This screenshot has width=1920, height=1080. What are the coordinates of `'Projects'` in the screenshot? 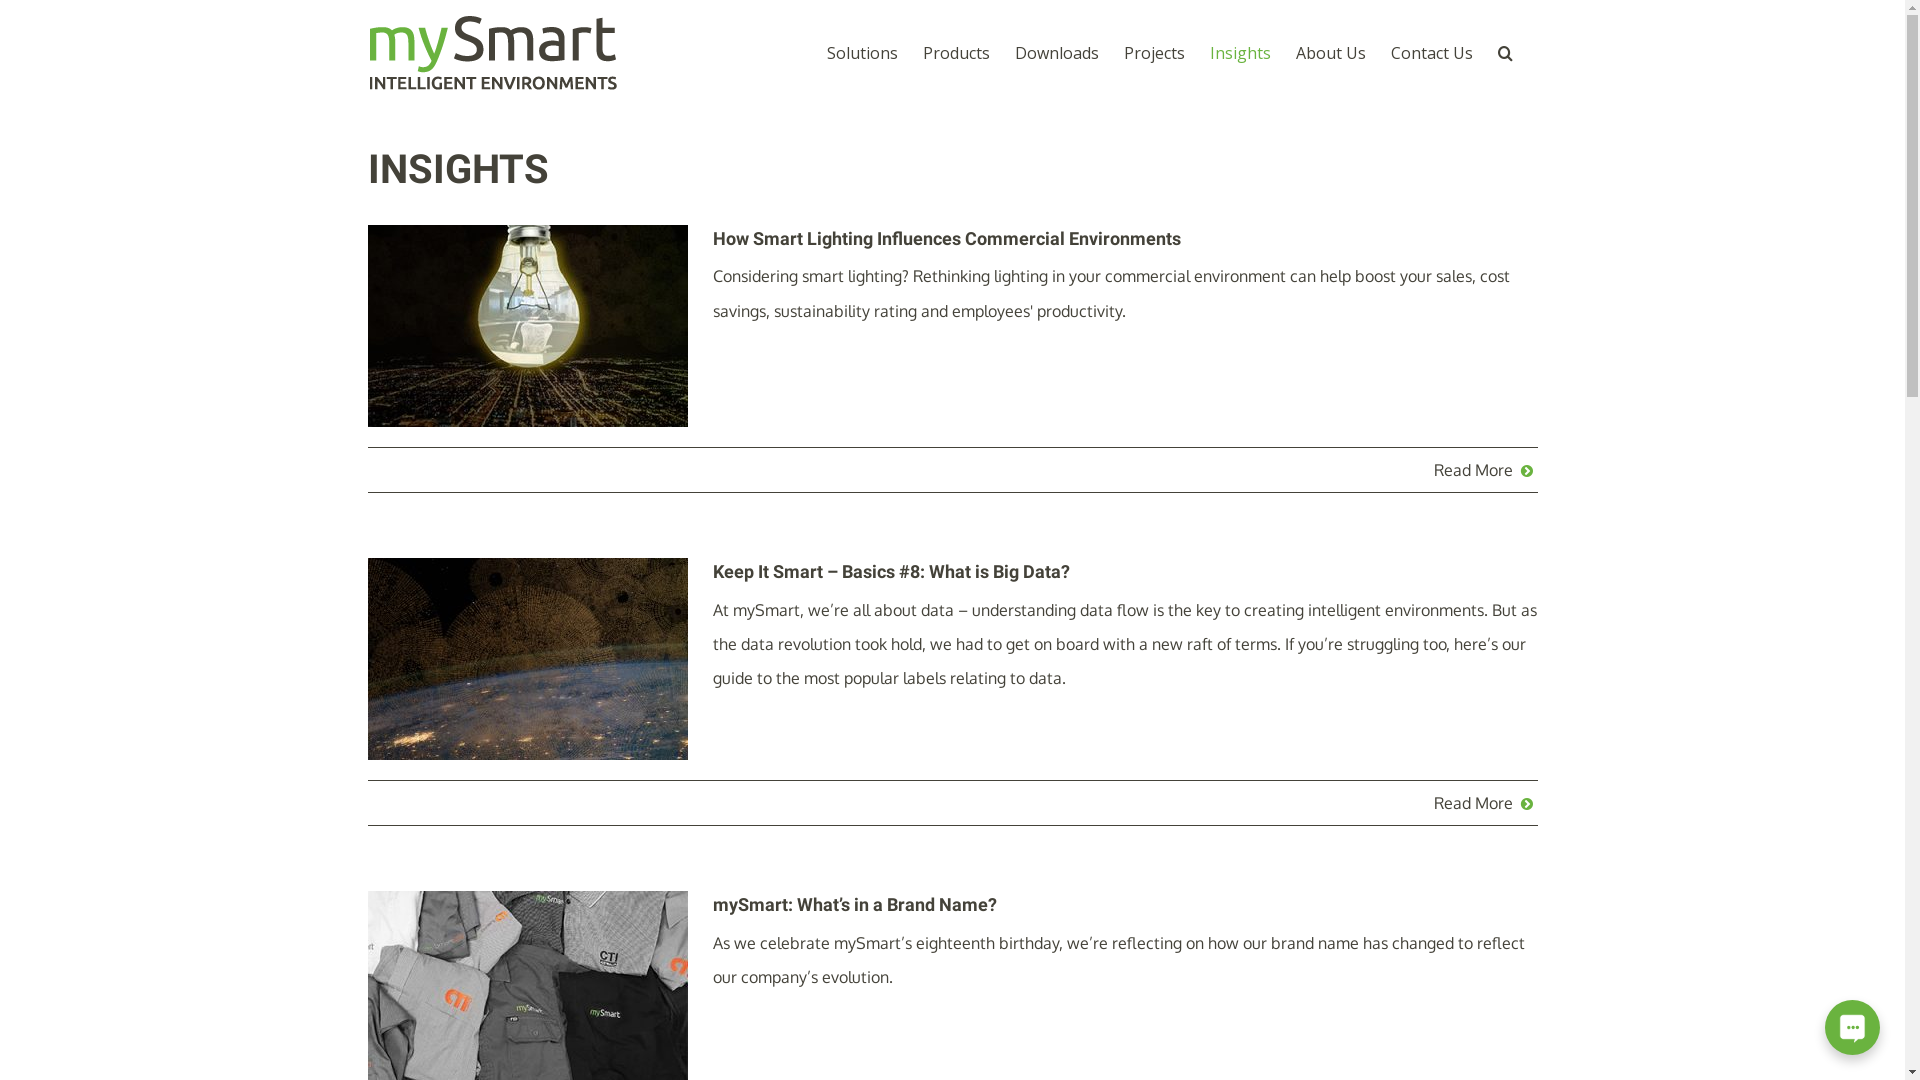 It's located at (1123, 51).